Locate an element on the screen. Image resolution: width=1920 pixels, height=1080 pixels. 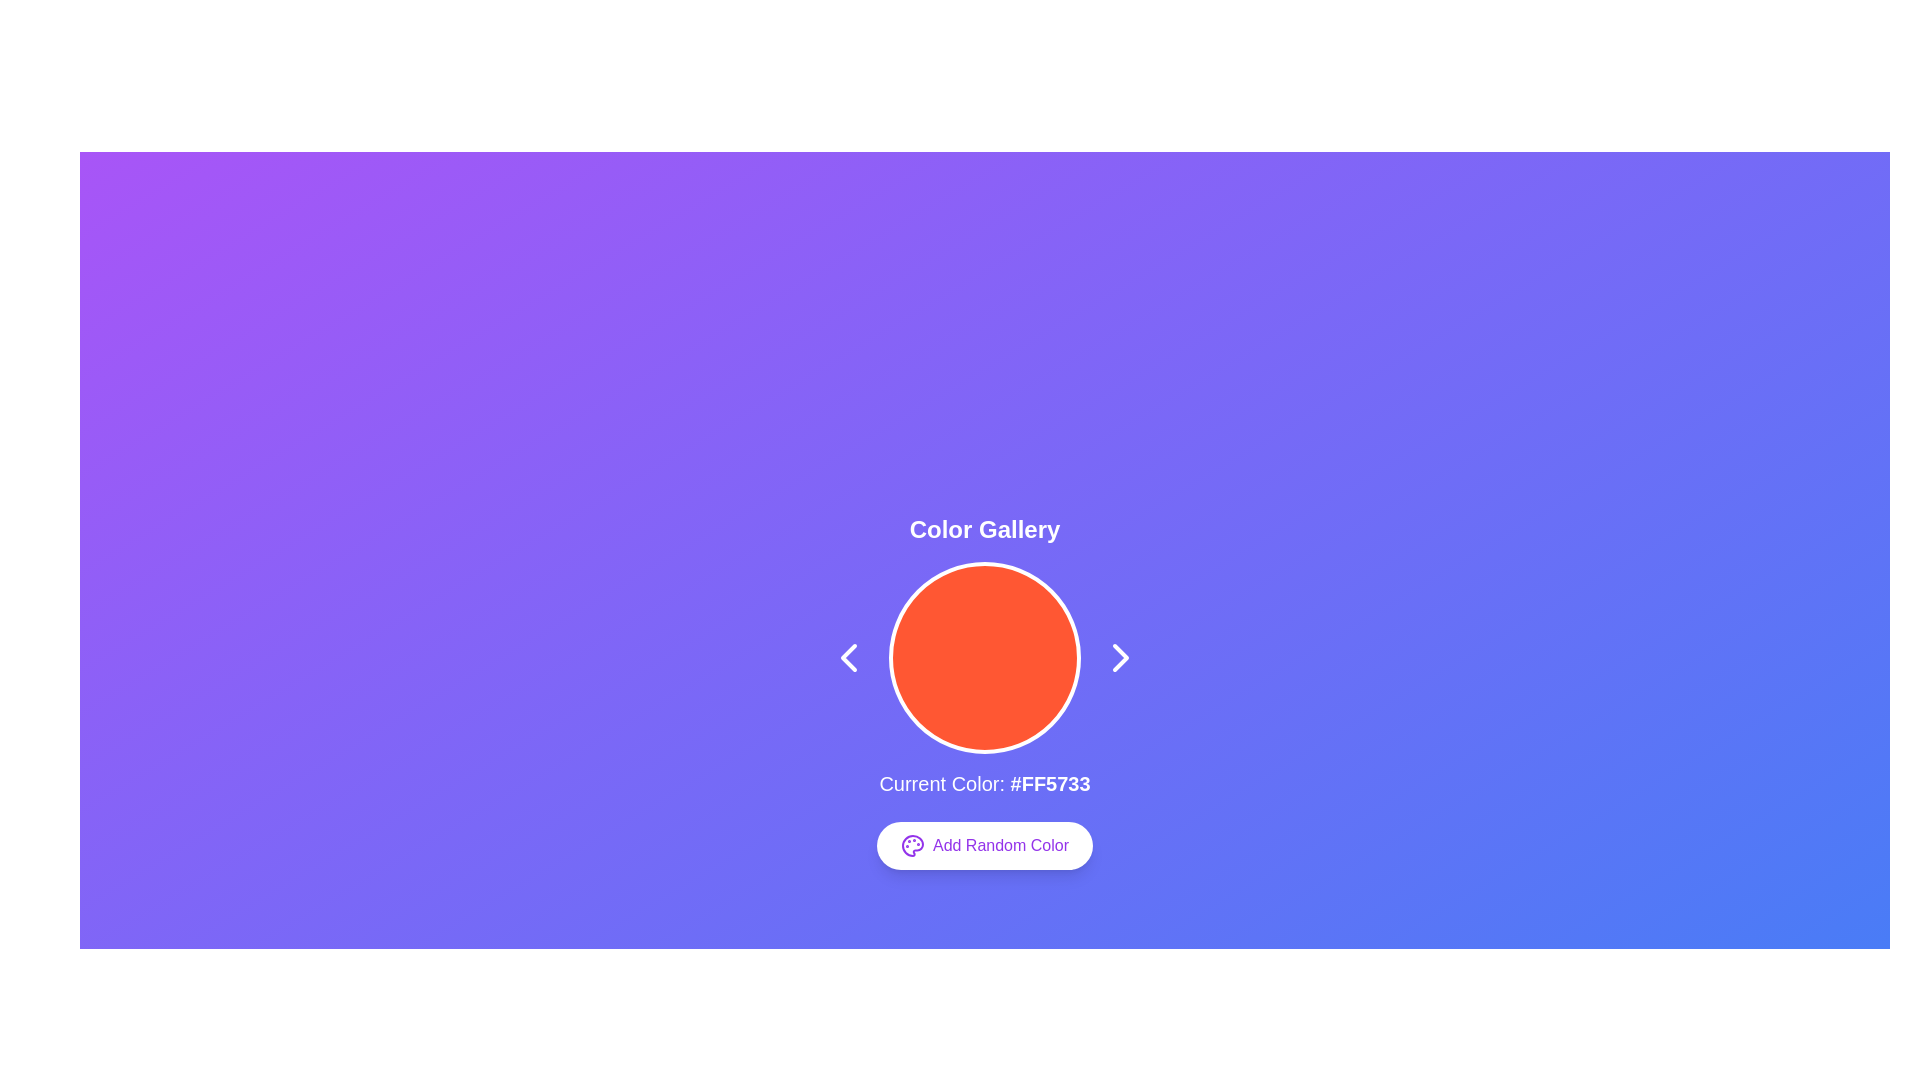
the decorative icon that represents the action of adding a random color, located to the left of the 'Add Random Color' text is located at coordinates (911, 845).